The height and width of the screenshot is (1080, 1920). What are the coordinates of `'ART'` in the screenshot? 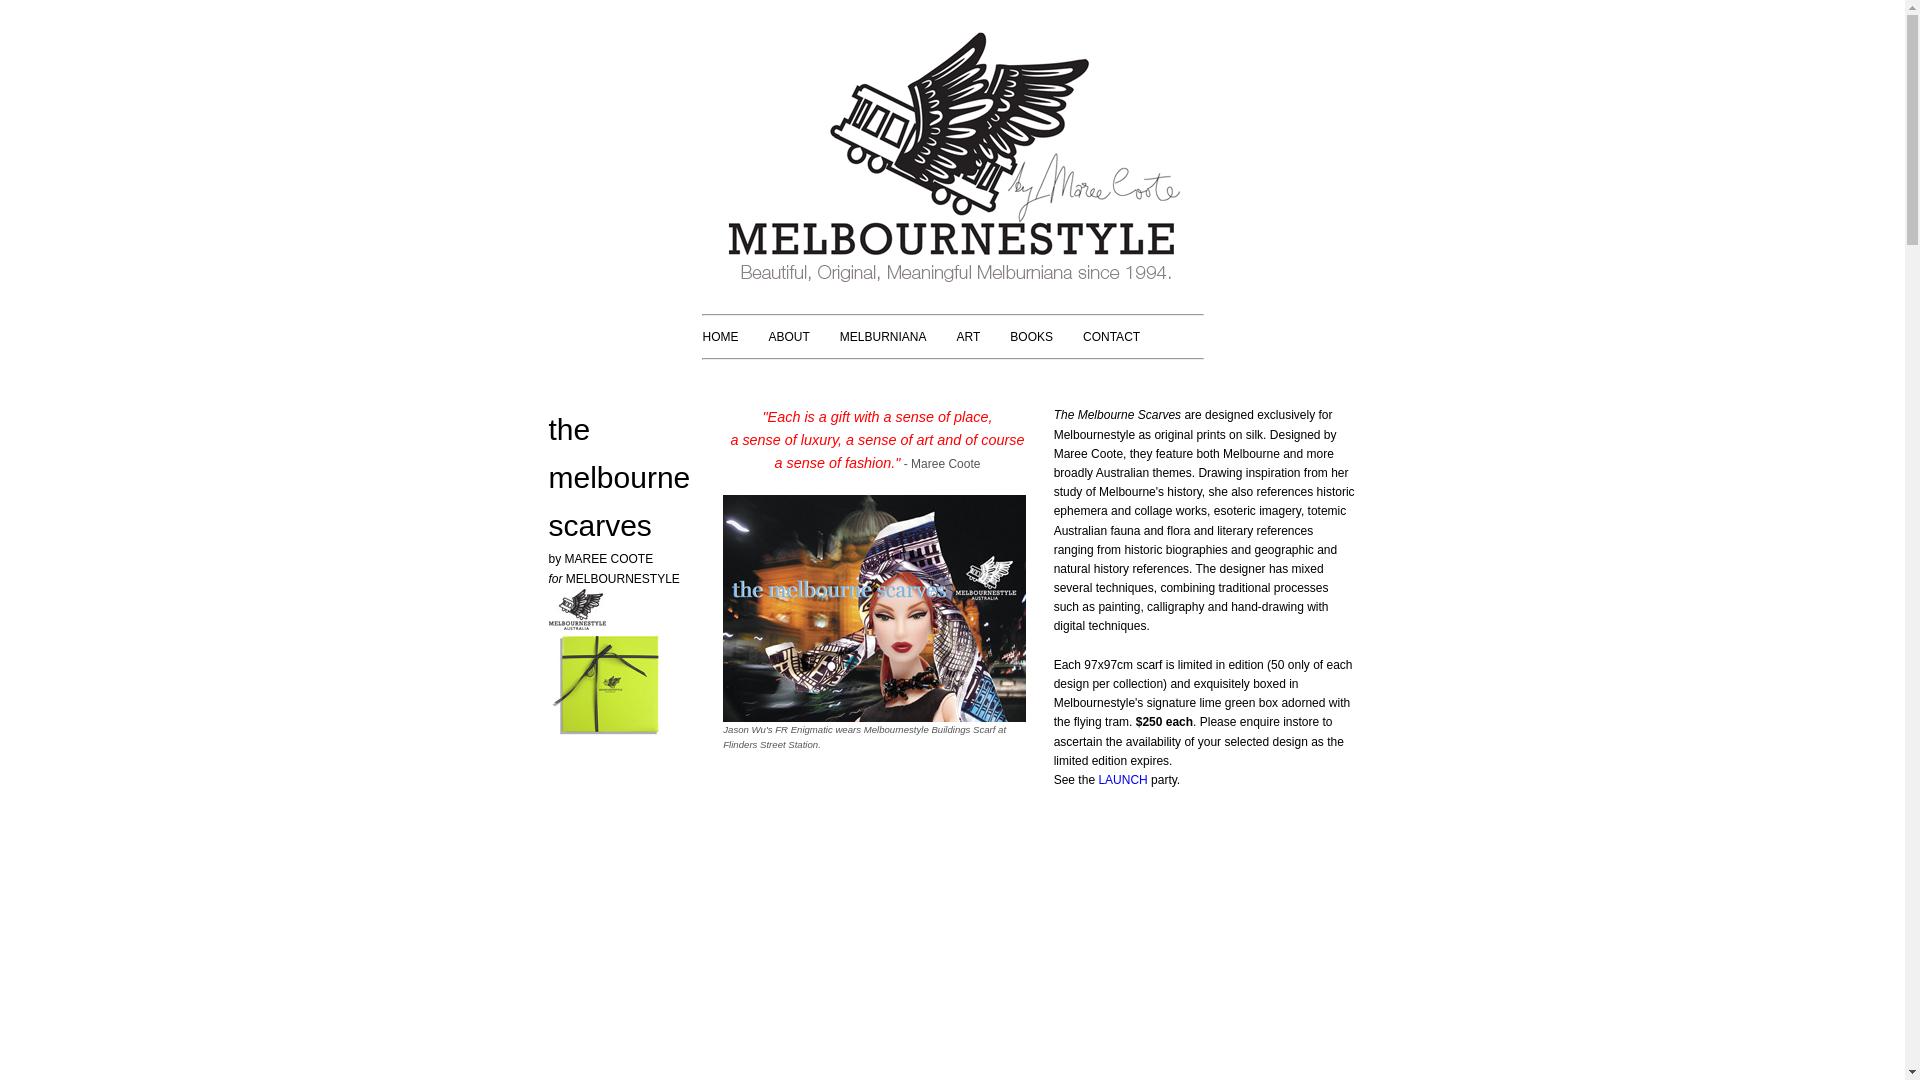 It's located at (969, 335).